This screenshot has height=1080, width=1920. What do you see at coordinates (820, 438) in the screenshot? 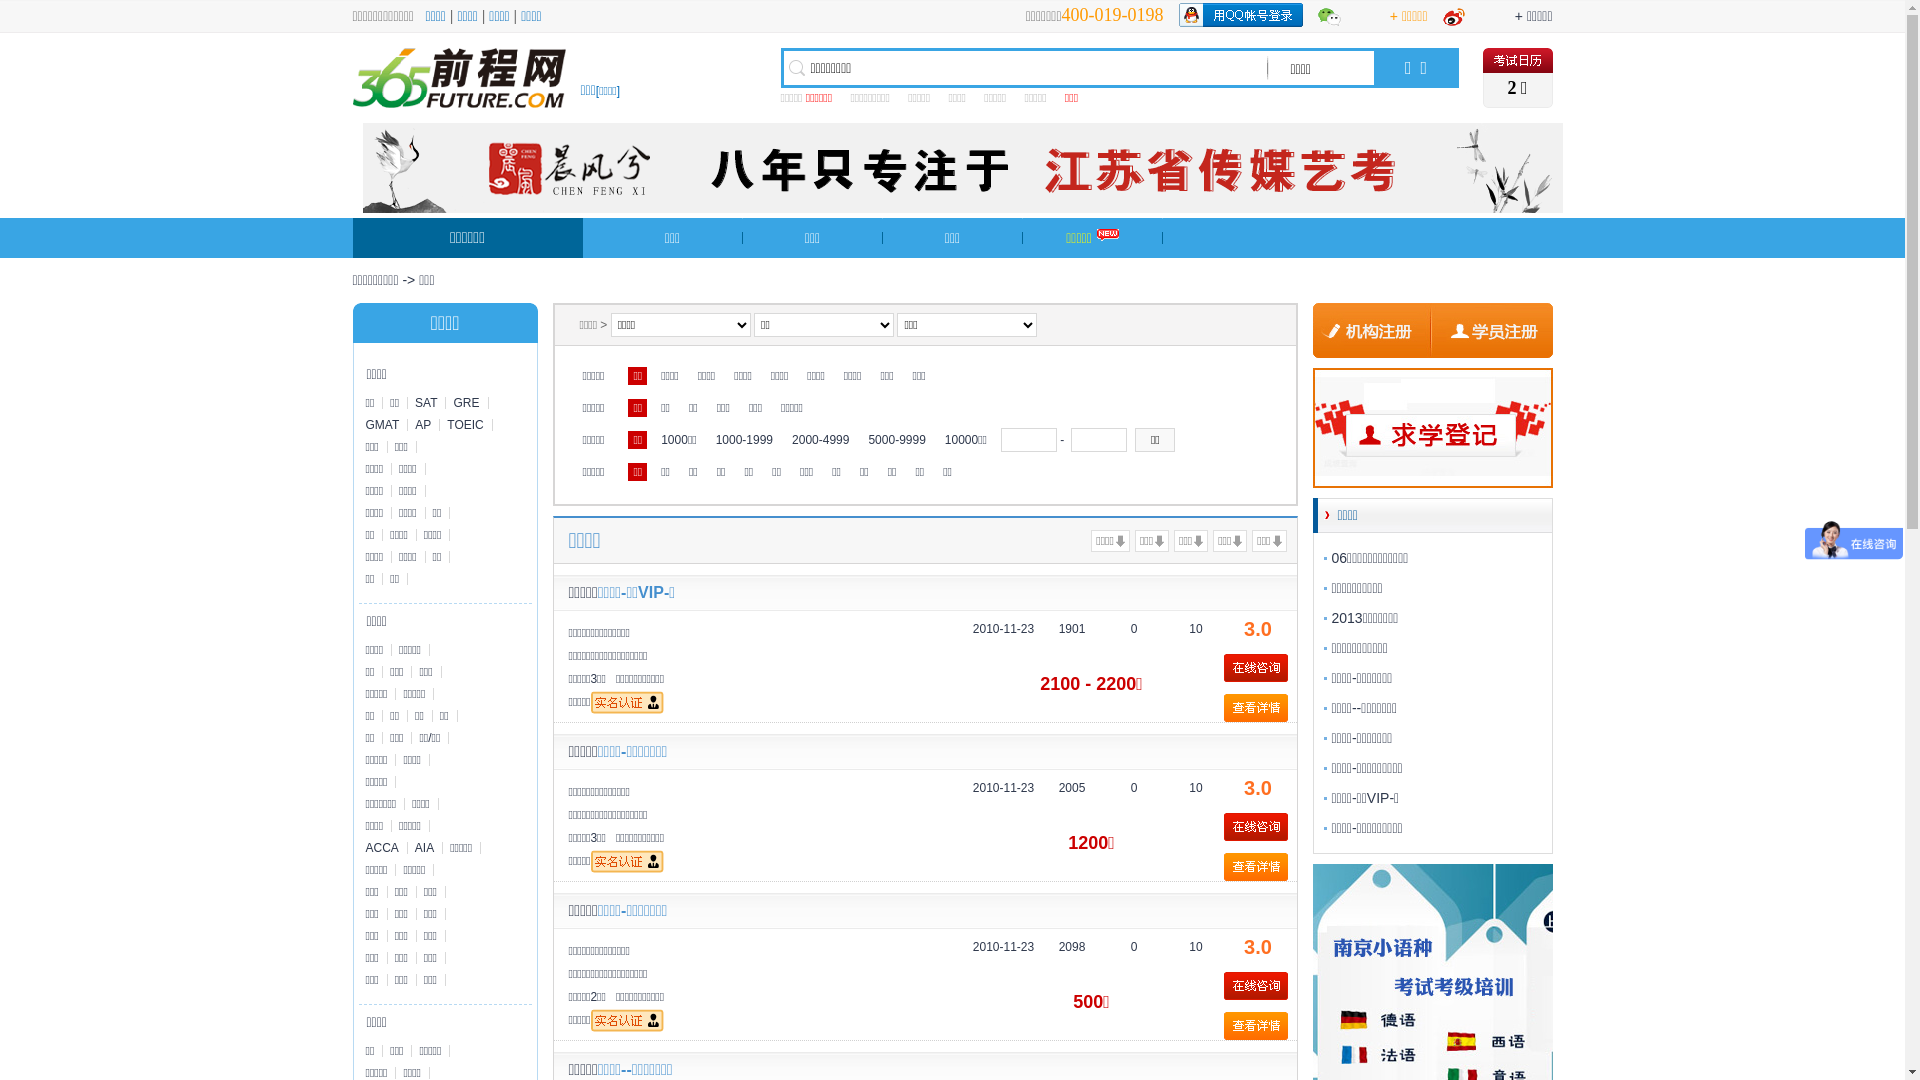
I see `'2000-4999'` at bounding box center [820, 438].